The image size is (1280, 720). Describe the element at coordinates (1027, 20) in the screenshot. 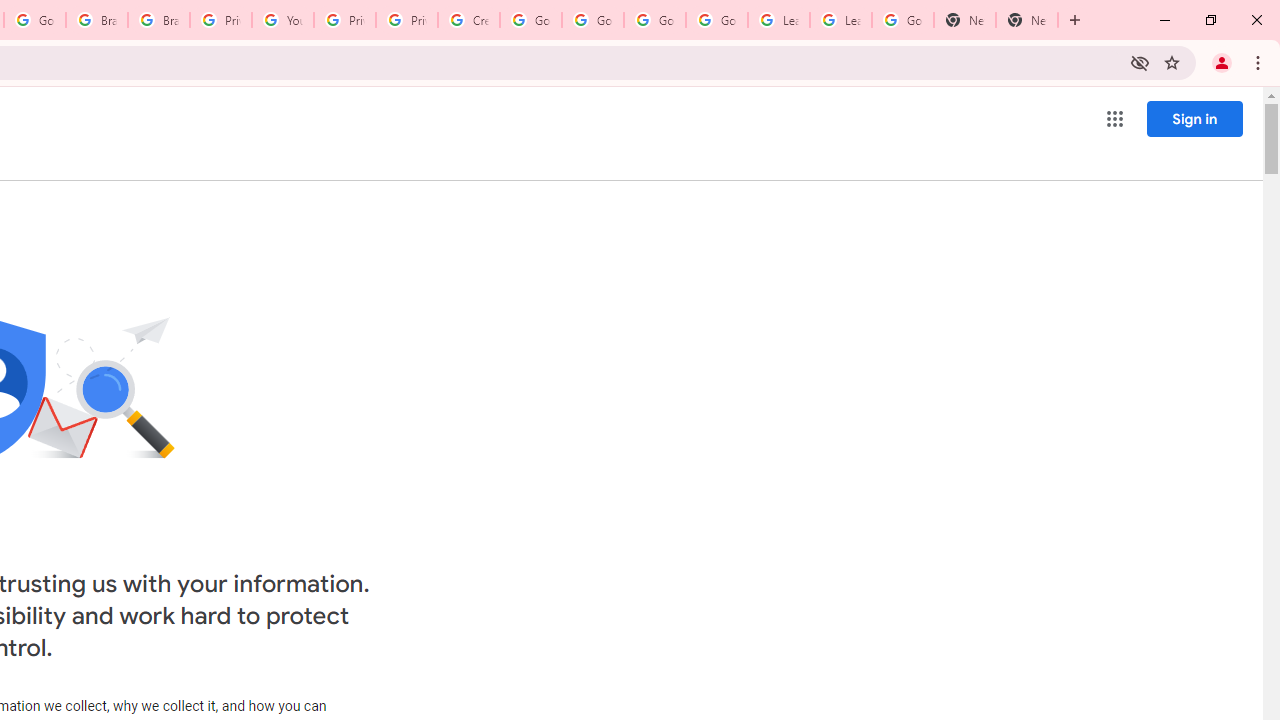

I see `'New Tab'` at that location.